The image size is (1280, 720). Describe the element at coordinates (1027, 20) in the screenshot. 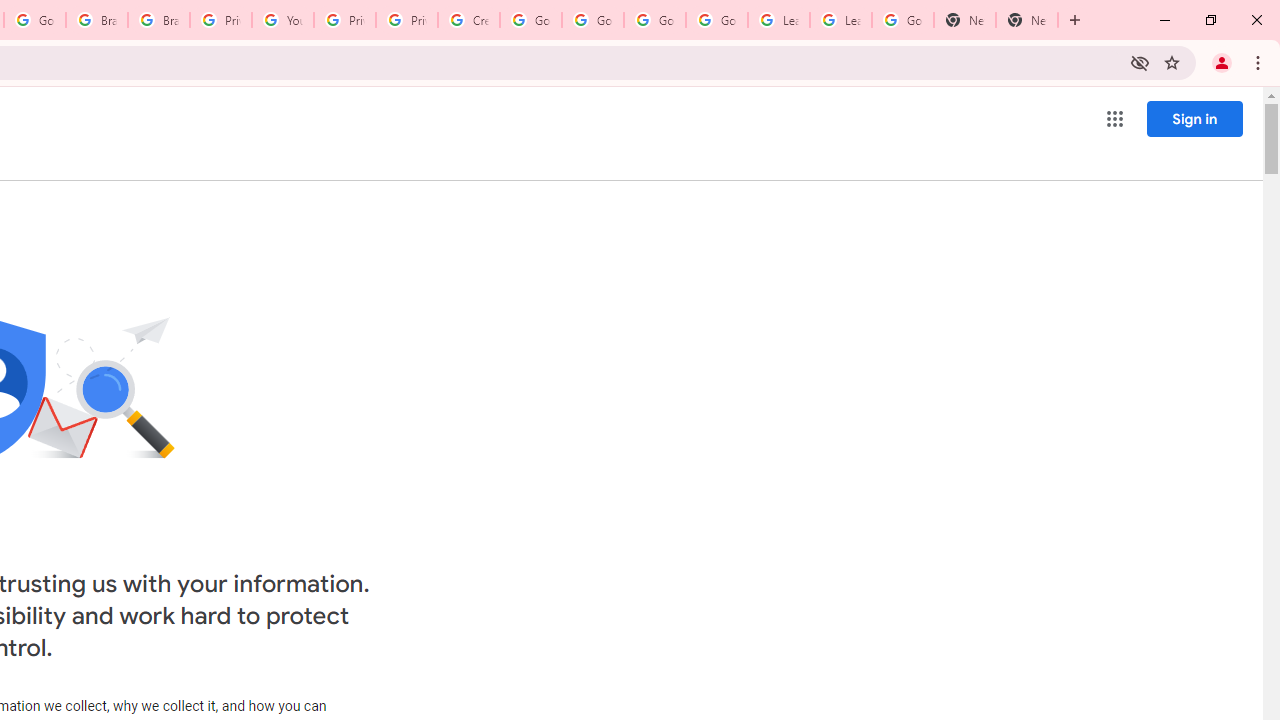

I see `'New Tab'` at that location.